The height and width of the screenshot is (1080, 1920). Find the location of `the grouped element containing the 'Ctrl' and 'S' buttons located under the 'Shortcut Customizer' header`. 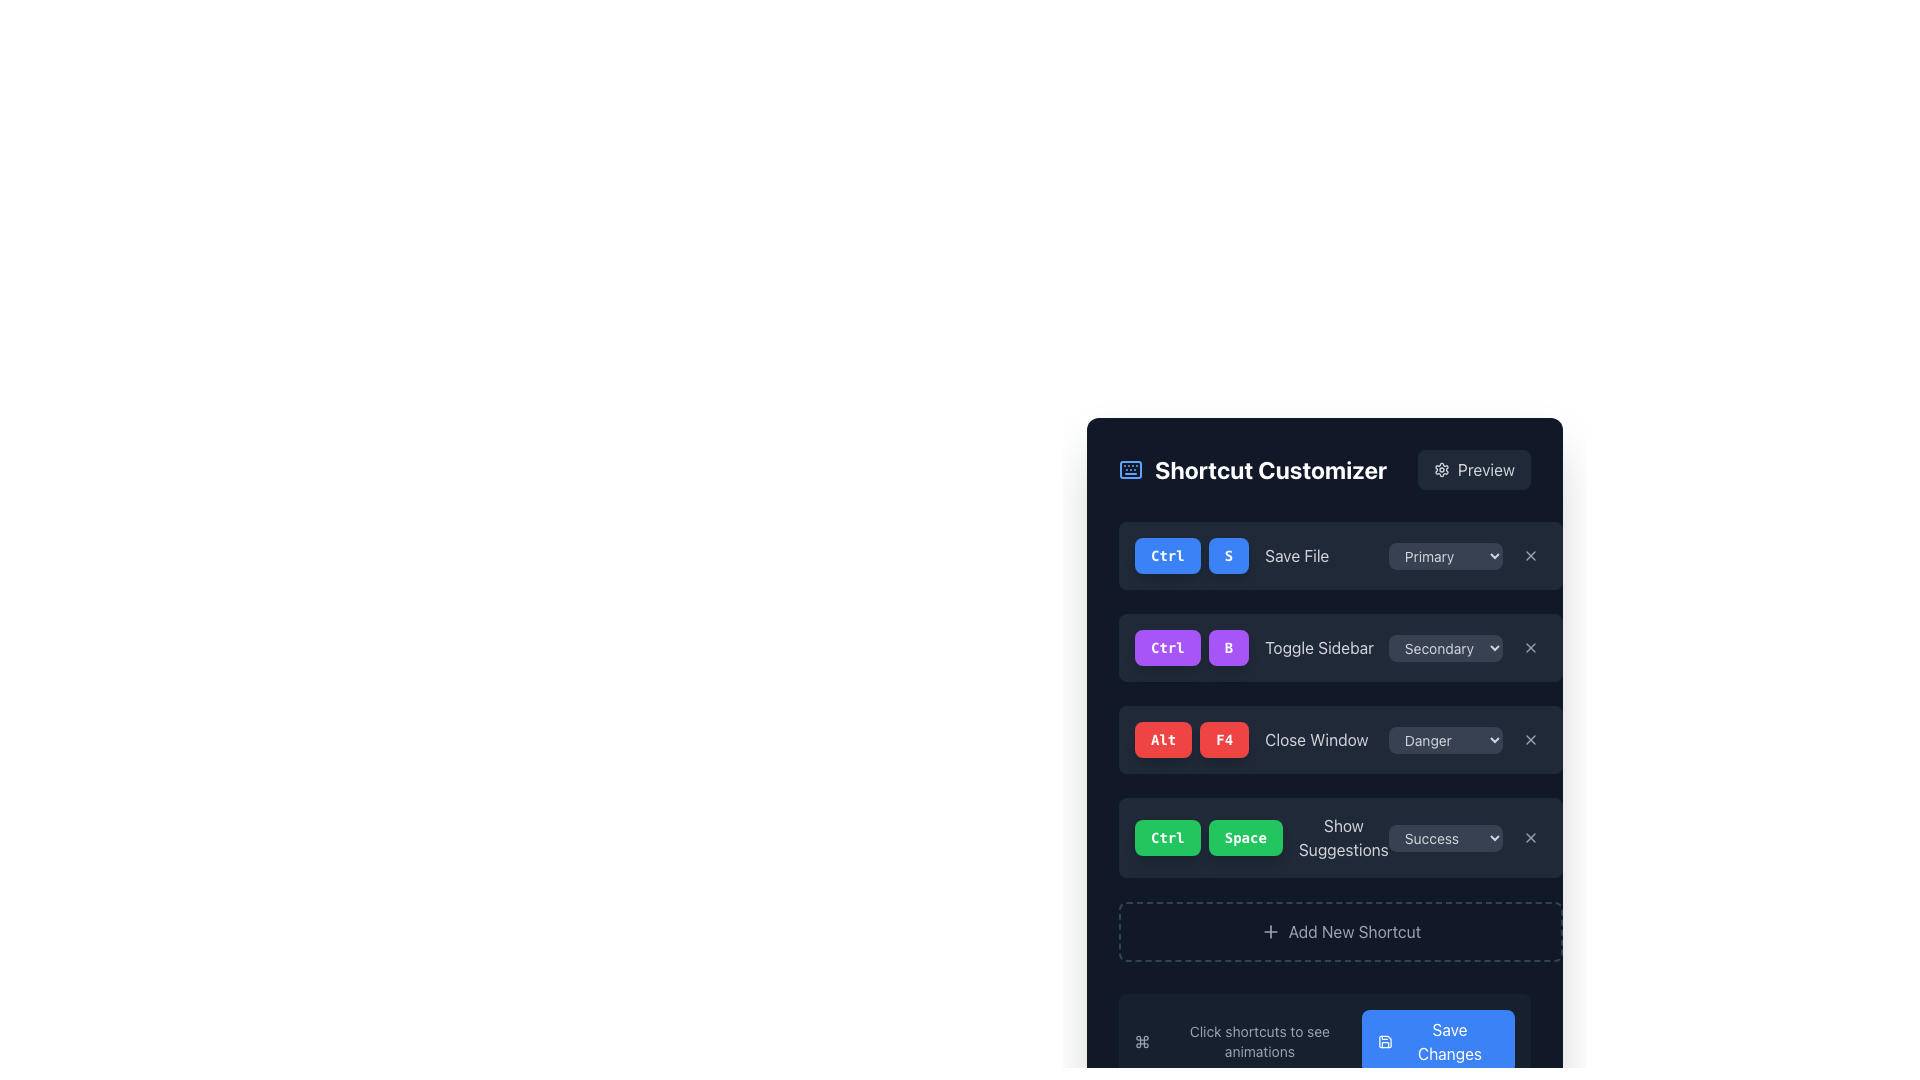

the grouped element containing the 'Ctrl' and 'S' buttons located under the 'Shortcut Customizer' header is located at coordinates (1192, 555).